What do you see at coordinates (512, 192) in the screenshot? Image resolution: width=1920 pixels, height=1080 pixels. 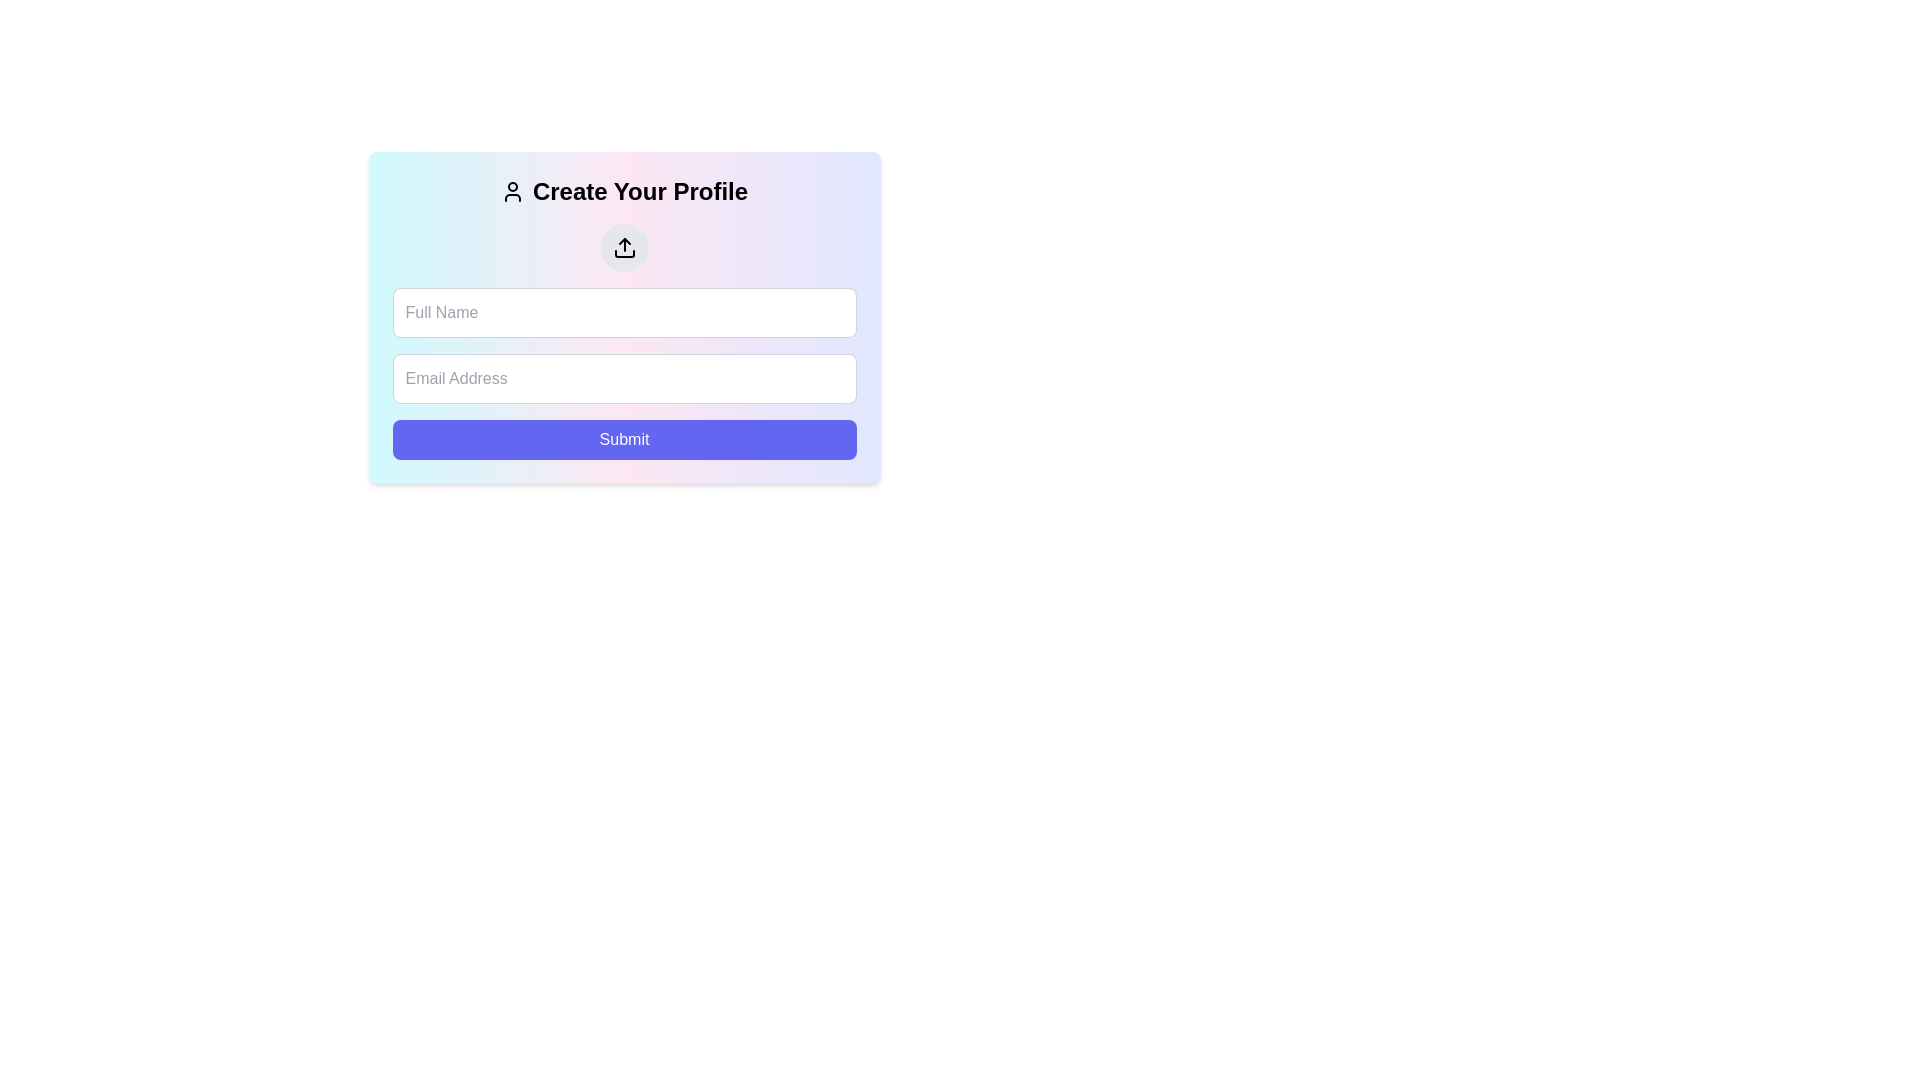 I see `the user profile icon, which is a circular head and shoulders silhouette with a minimalistic black outline, positioned left-aligned next to the text 'Create Your Profile'` at bounding box center [512, 192].